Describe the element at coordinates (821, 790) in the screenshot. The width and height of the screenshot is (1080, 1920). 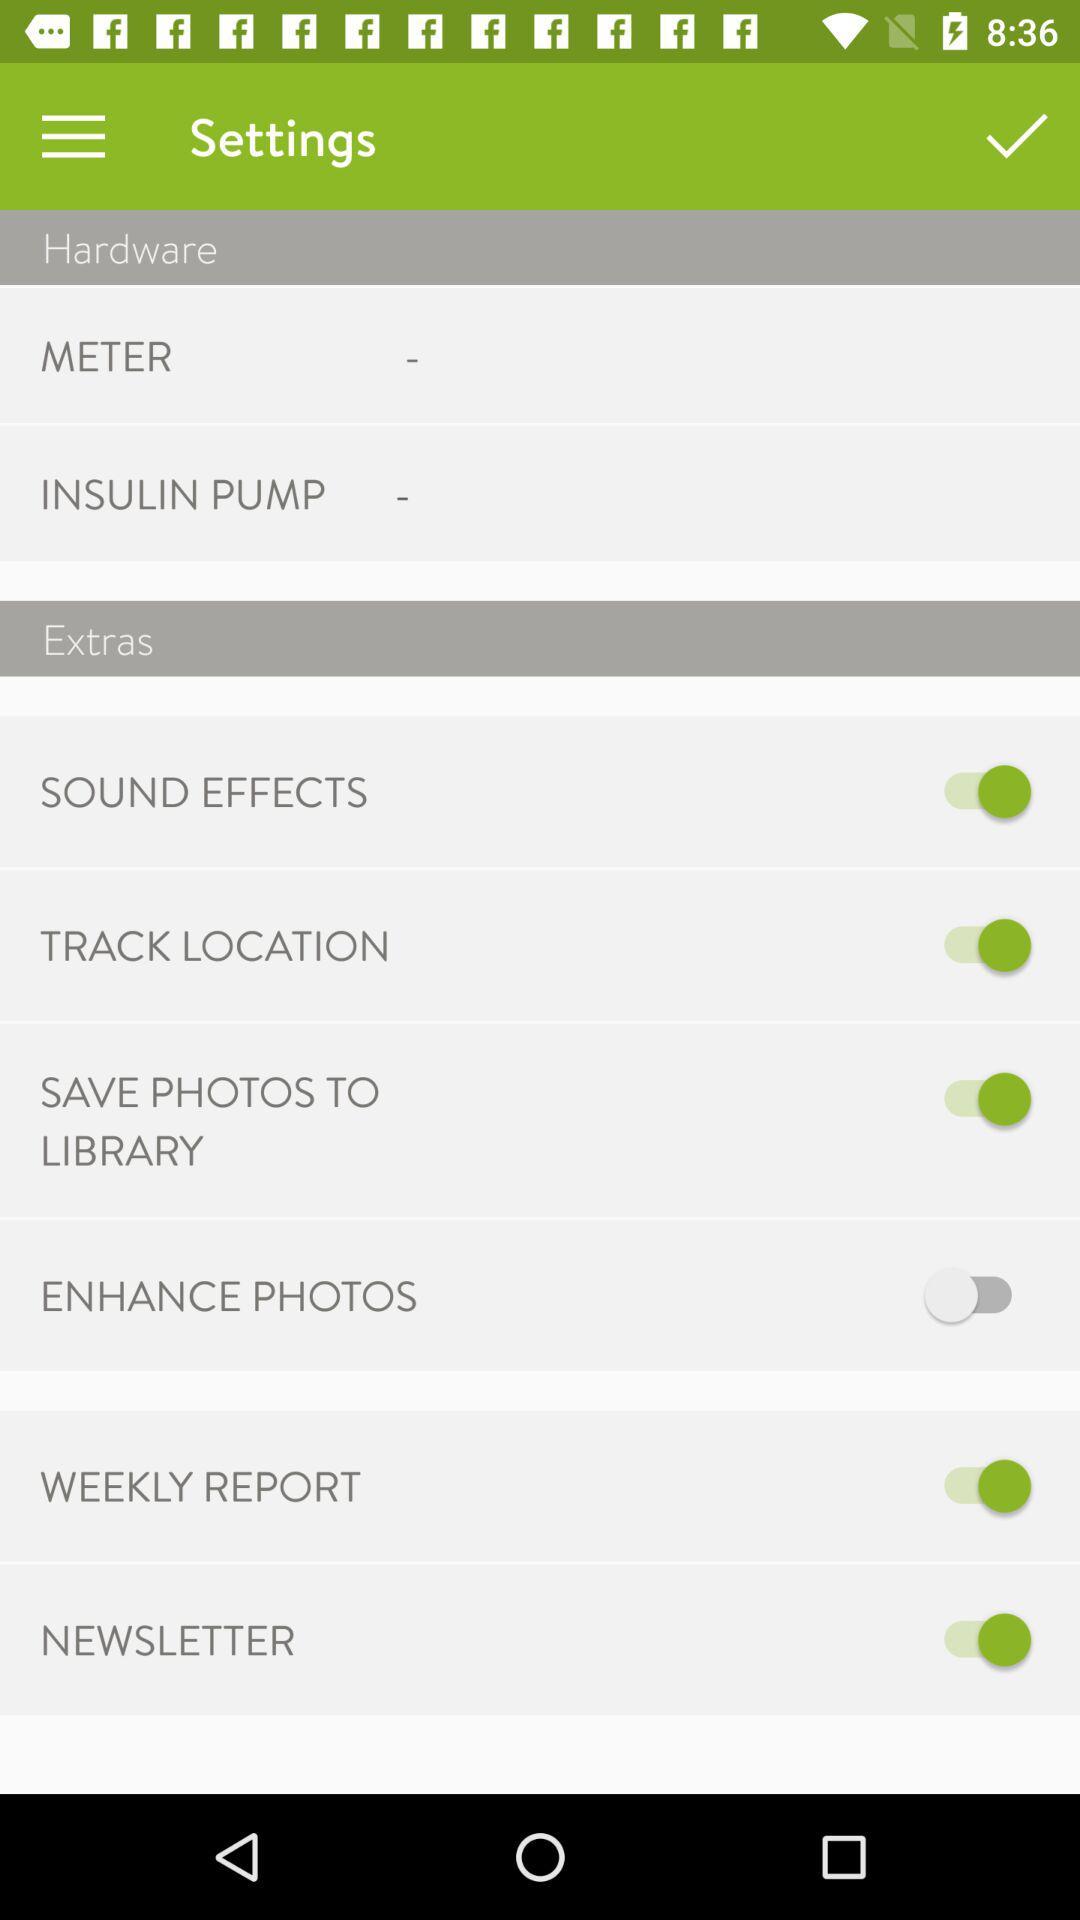
I see `icon to the right of sound effects icon` at that location.